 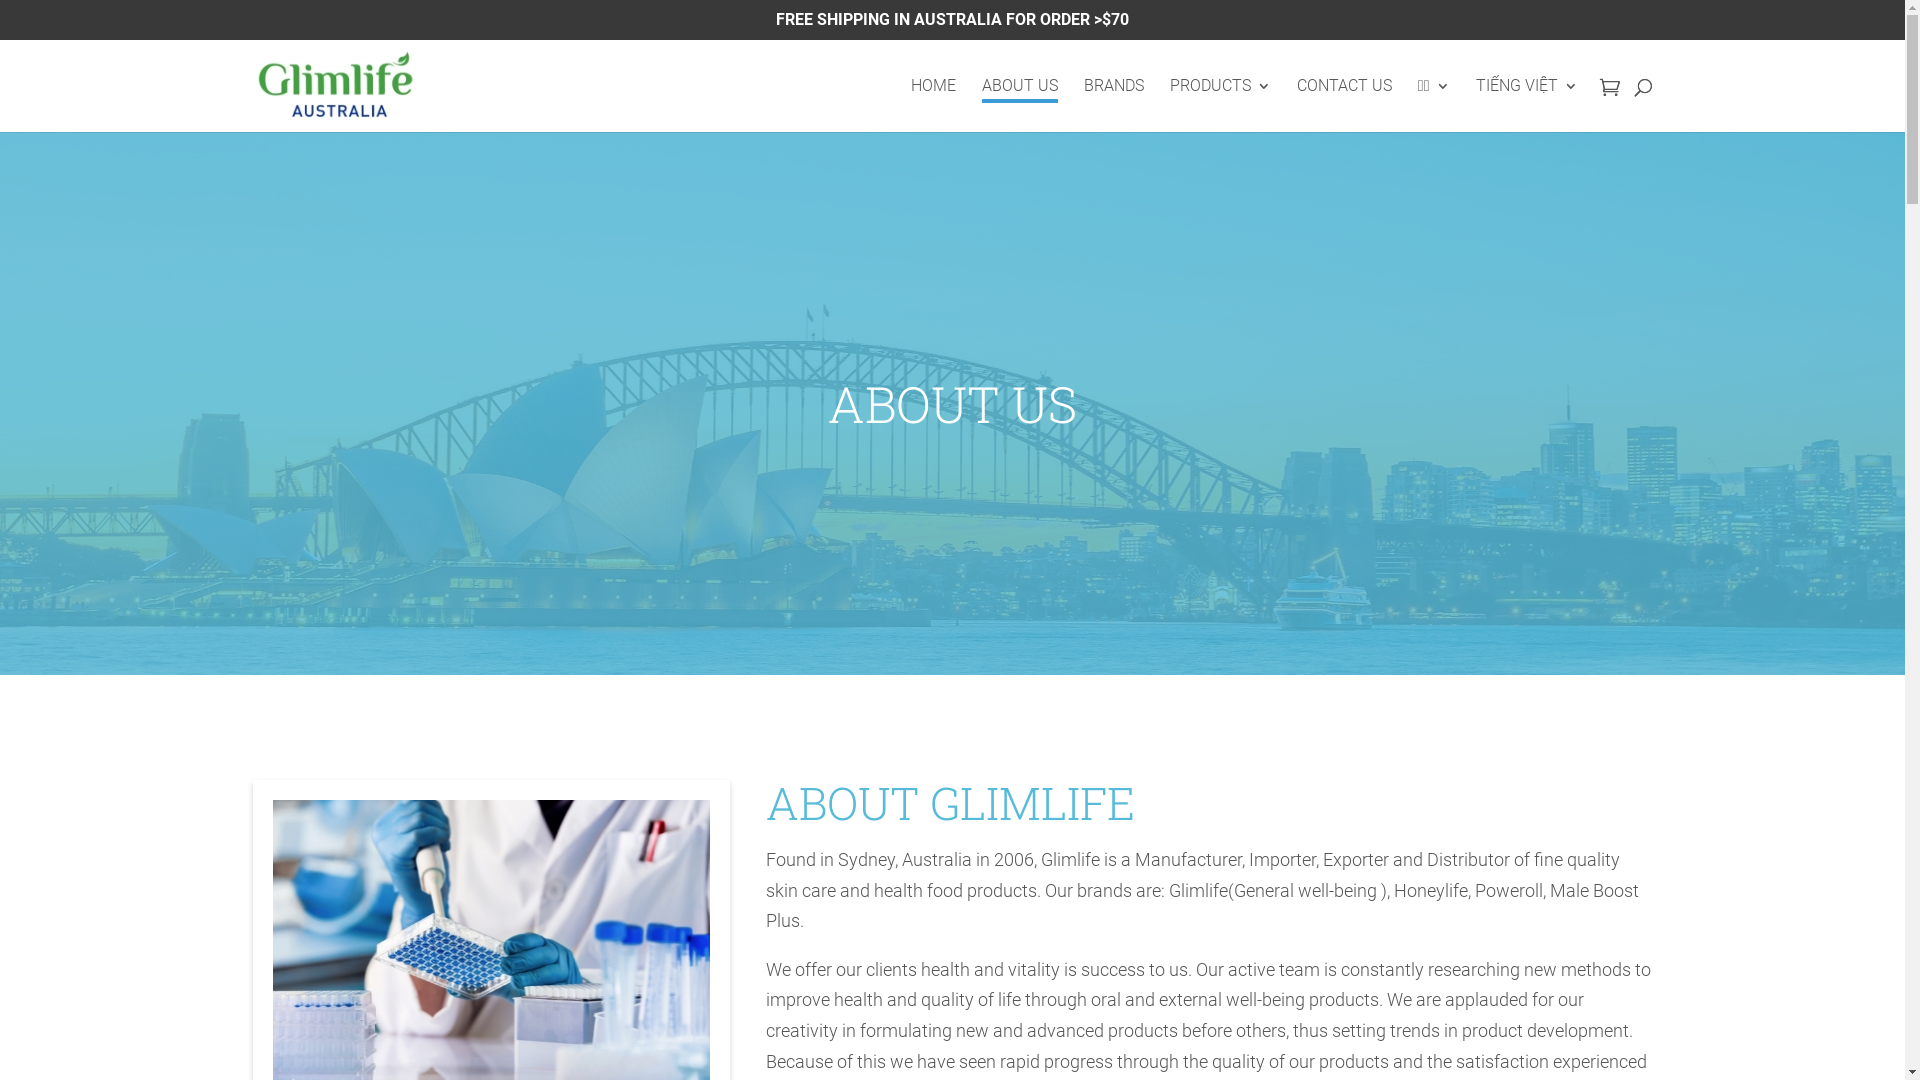 What do you see at coordinates (1344, 105) in the screenshot?
I see `'CONTACT US'` at bounding box center [1344, 105].